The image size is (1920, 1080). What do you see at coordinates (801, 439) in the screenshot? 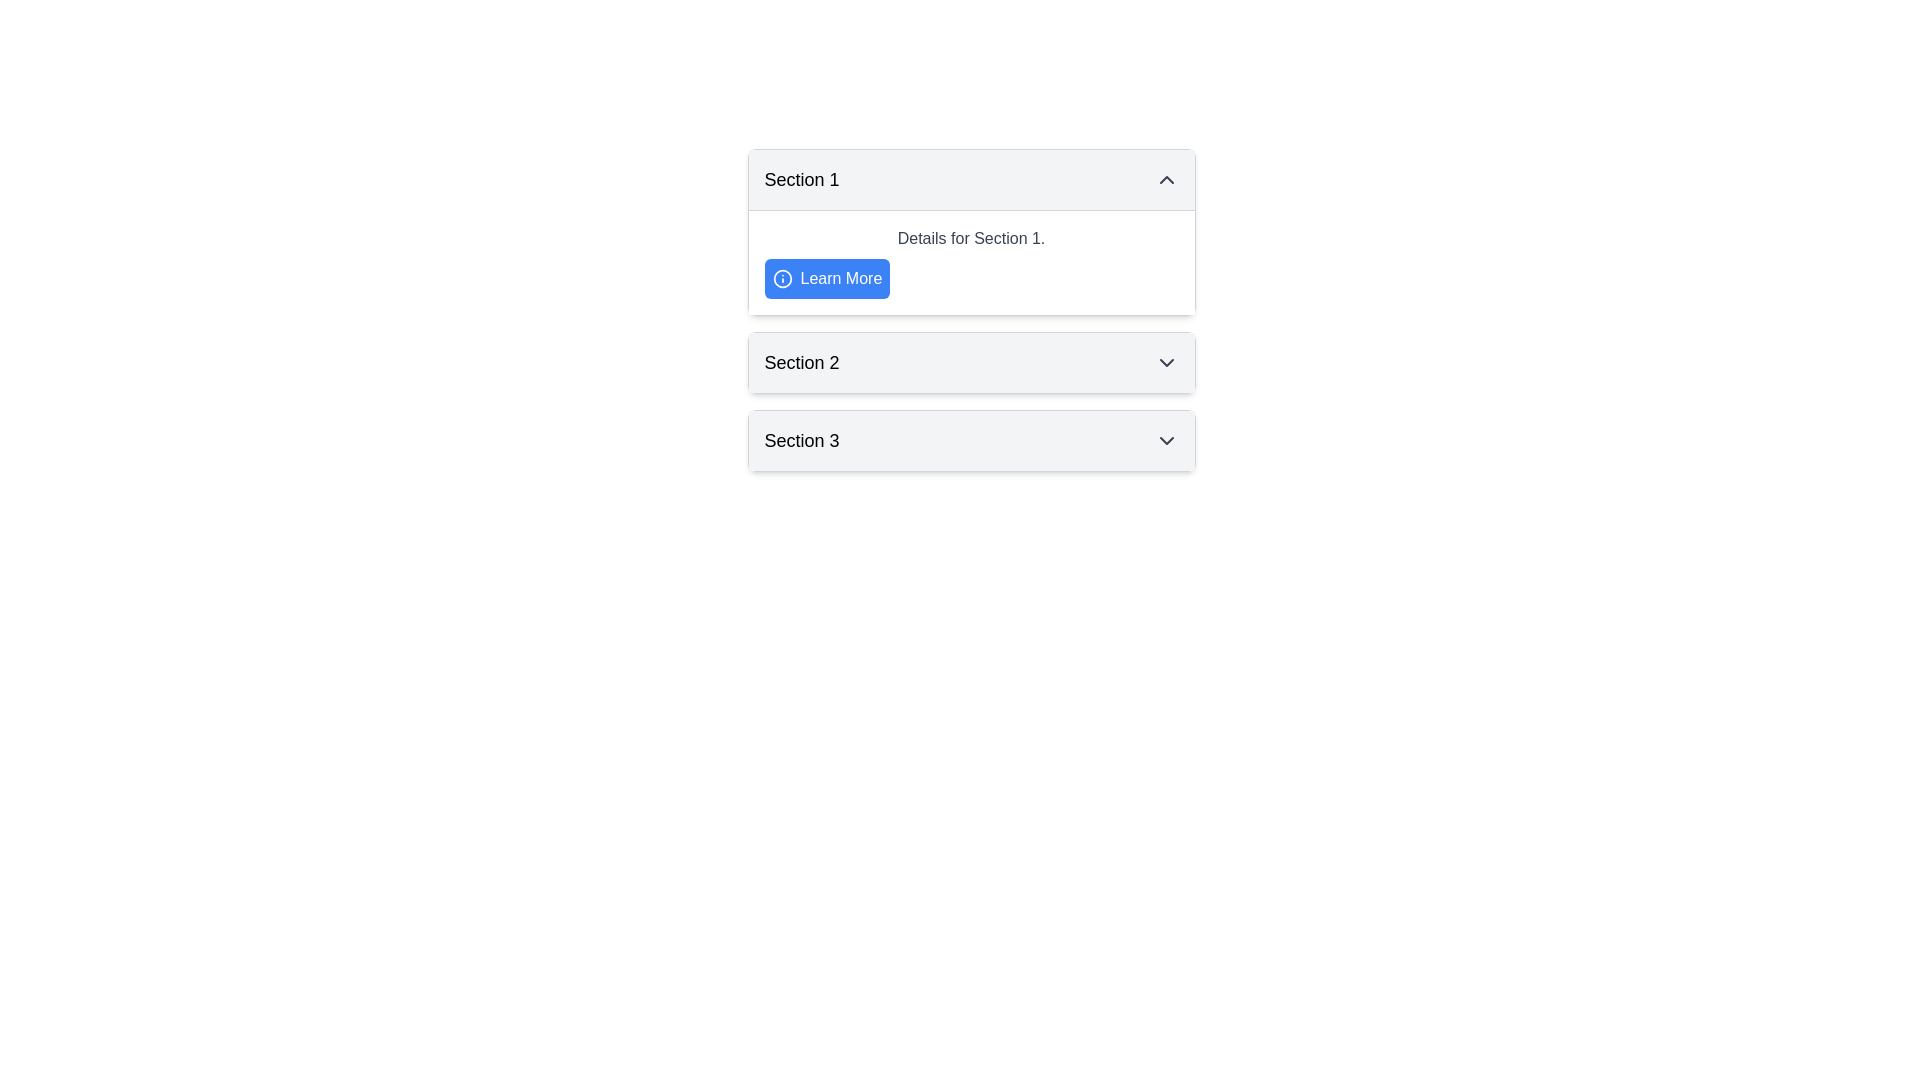
I see `the Static Label for 'Section 3', which serves as the heading for the collapsible section located below 'Section 1' and 'Section 2'` at bounding box center [801, 439].